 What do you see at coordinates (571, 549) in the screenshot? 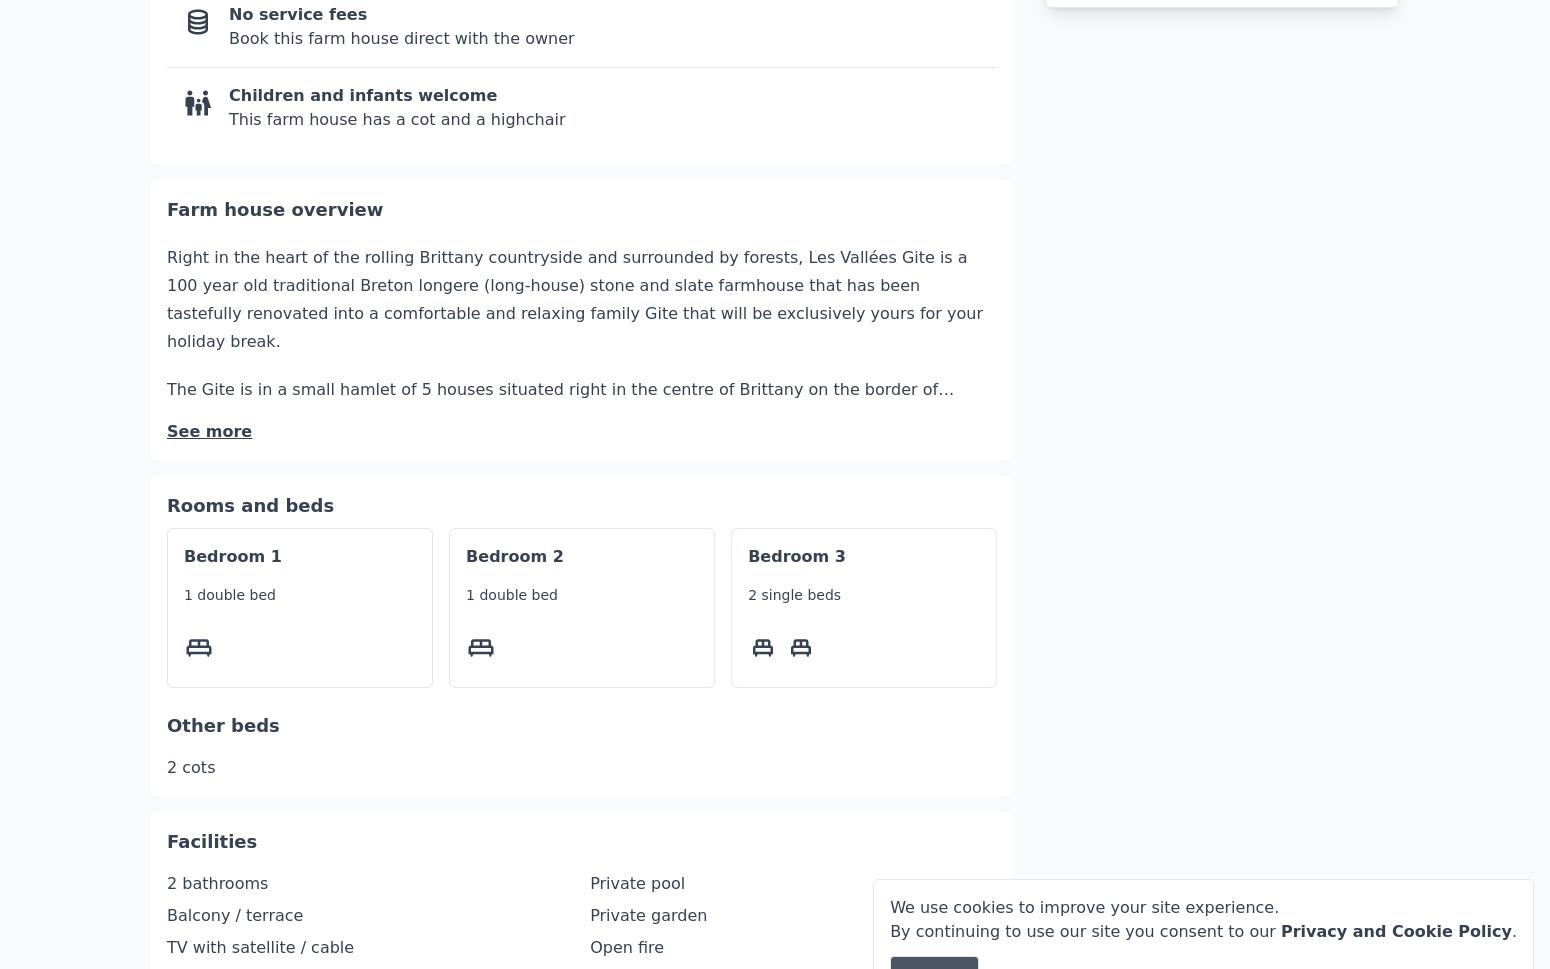
I see `'Outside, the Gite is situated in a roughly half acre enclosed Garden, surrounded by fields and woods. Between the two 'wings' of the Gite is a floodlit gravelled courtyard and a large open barn on the opposite side.'` at bounding box center [571, 549].